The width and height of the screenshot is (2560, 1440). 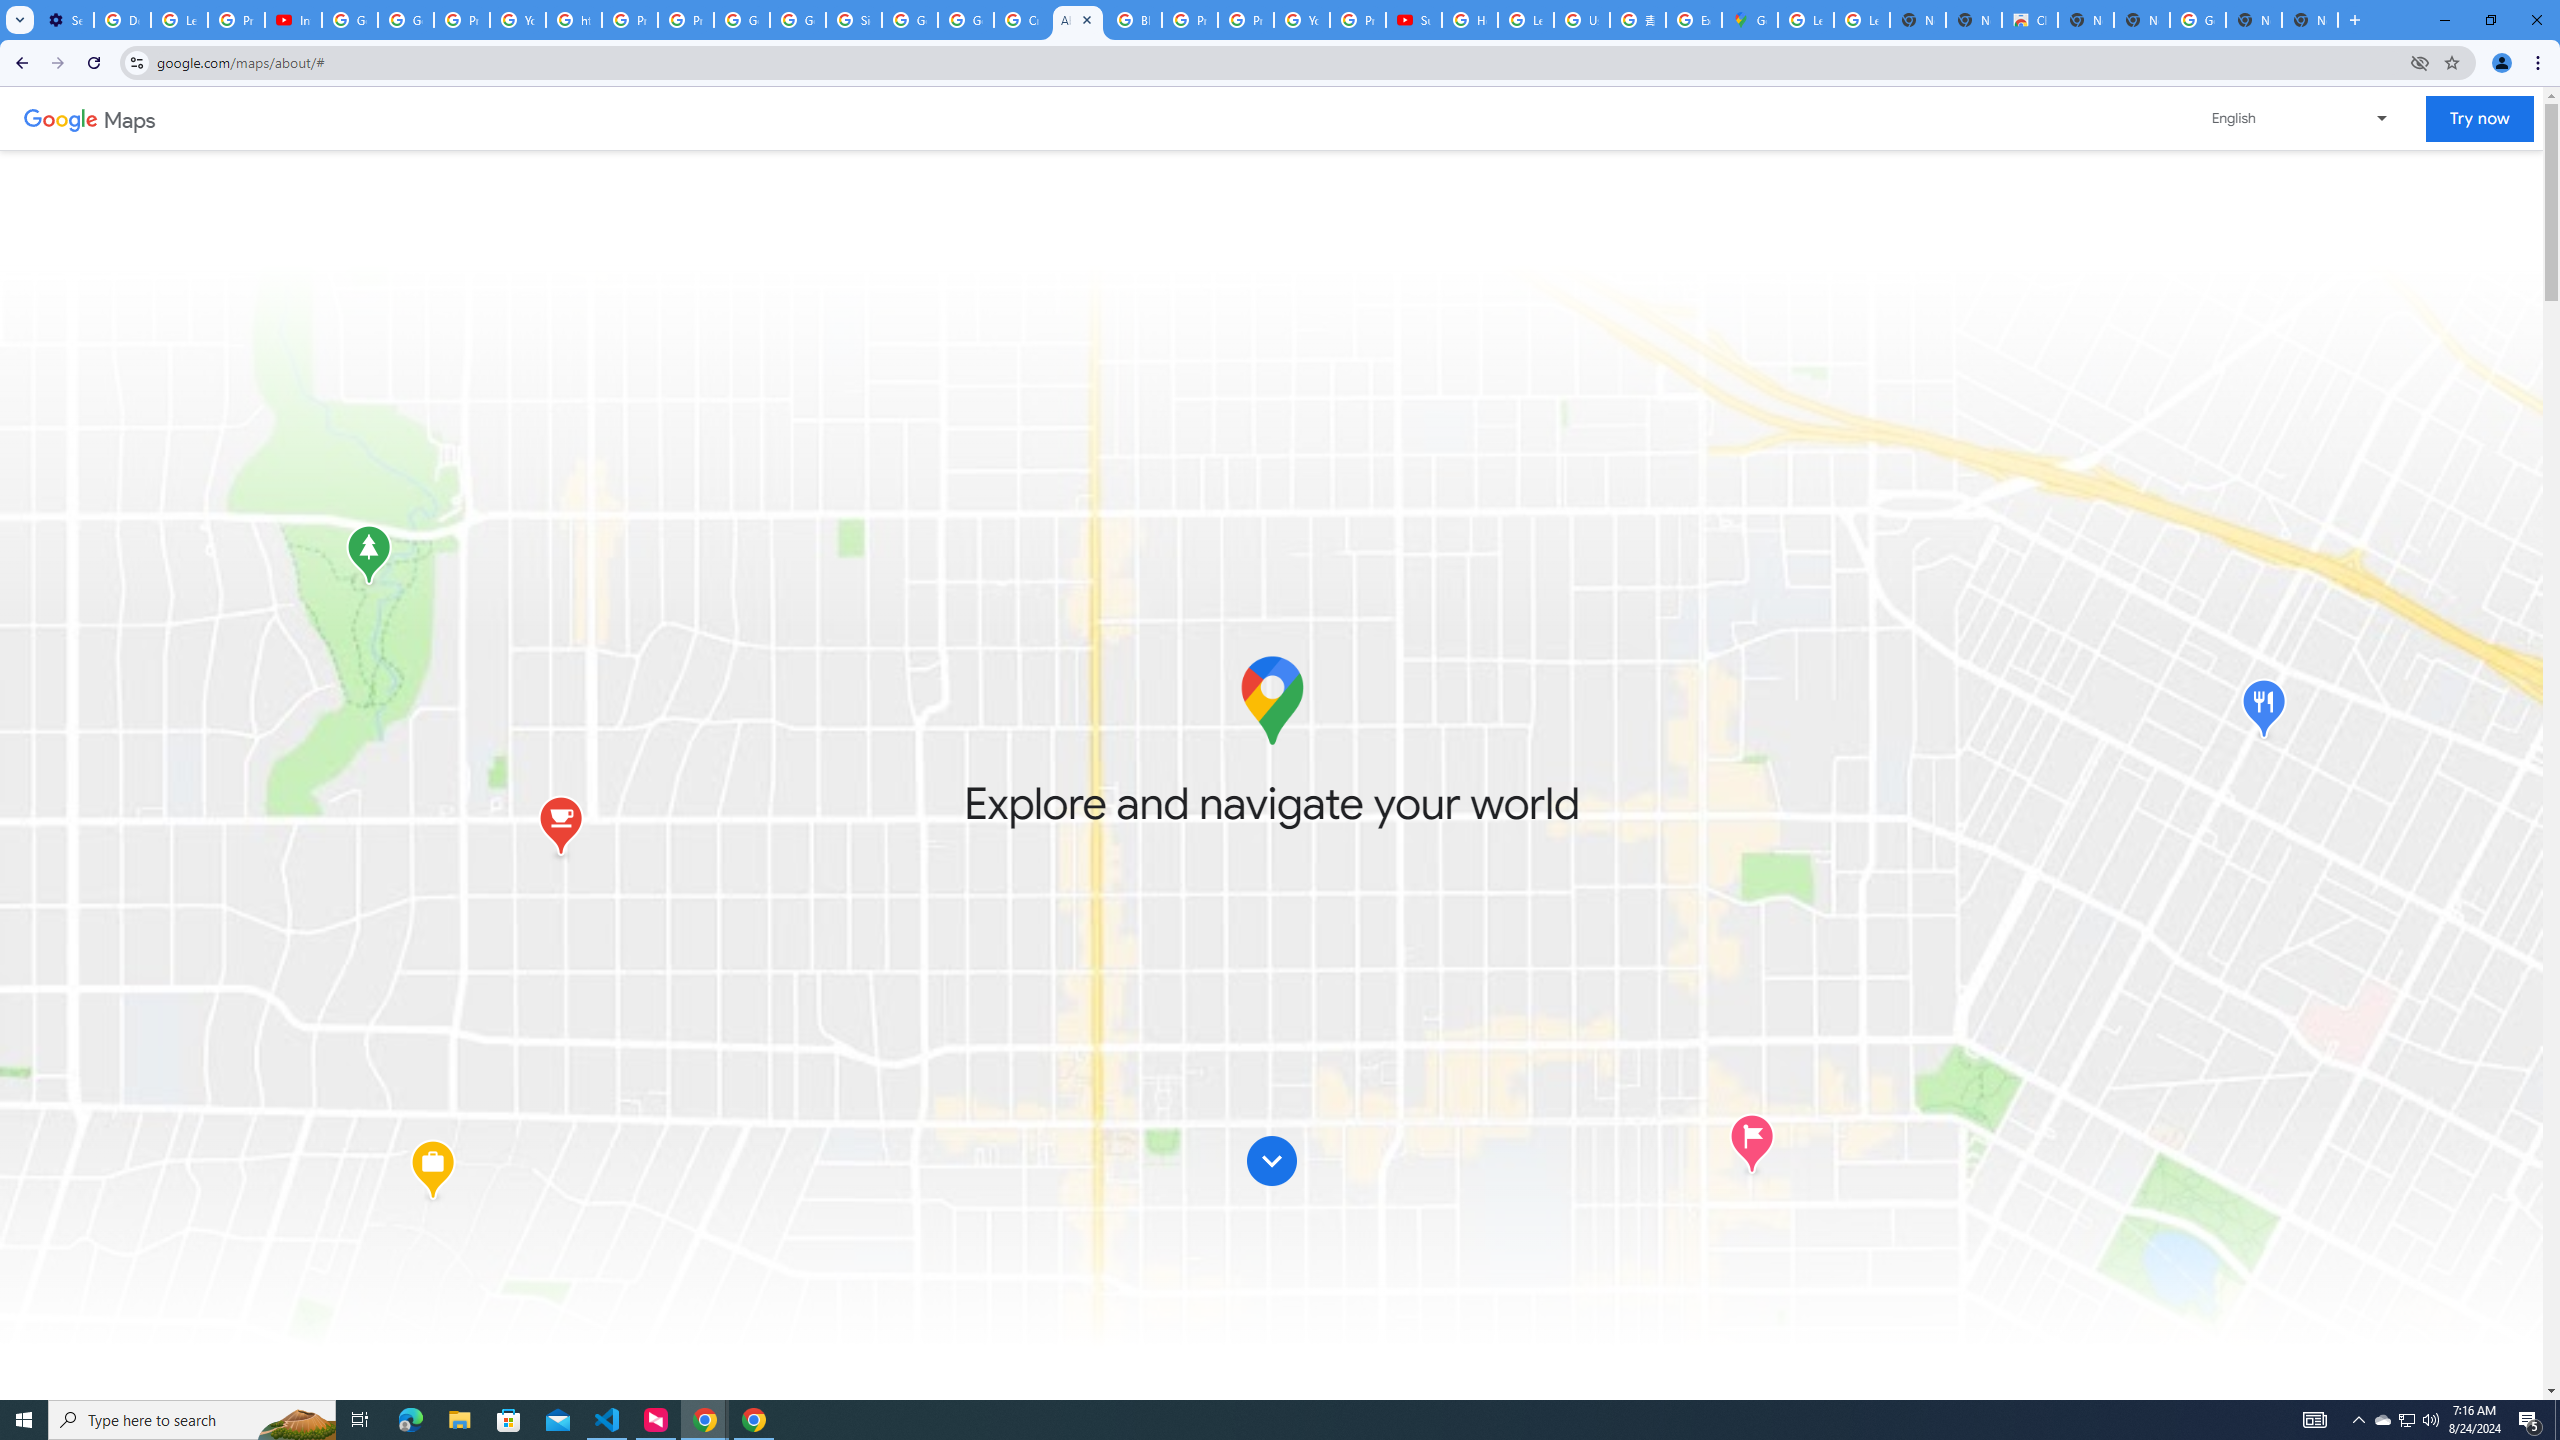 What do you see at coordinates (293, 19) in the screenshot?
I see `'Introduction | Google Privacy Policy - YouTube'` at bounding box center [293, 19].